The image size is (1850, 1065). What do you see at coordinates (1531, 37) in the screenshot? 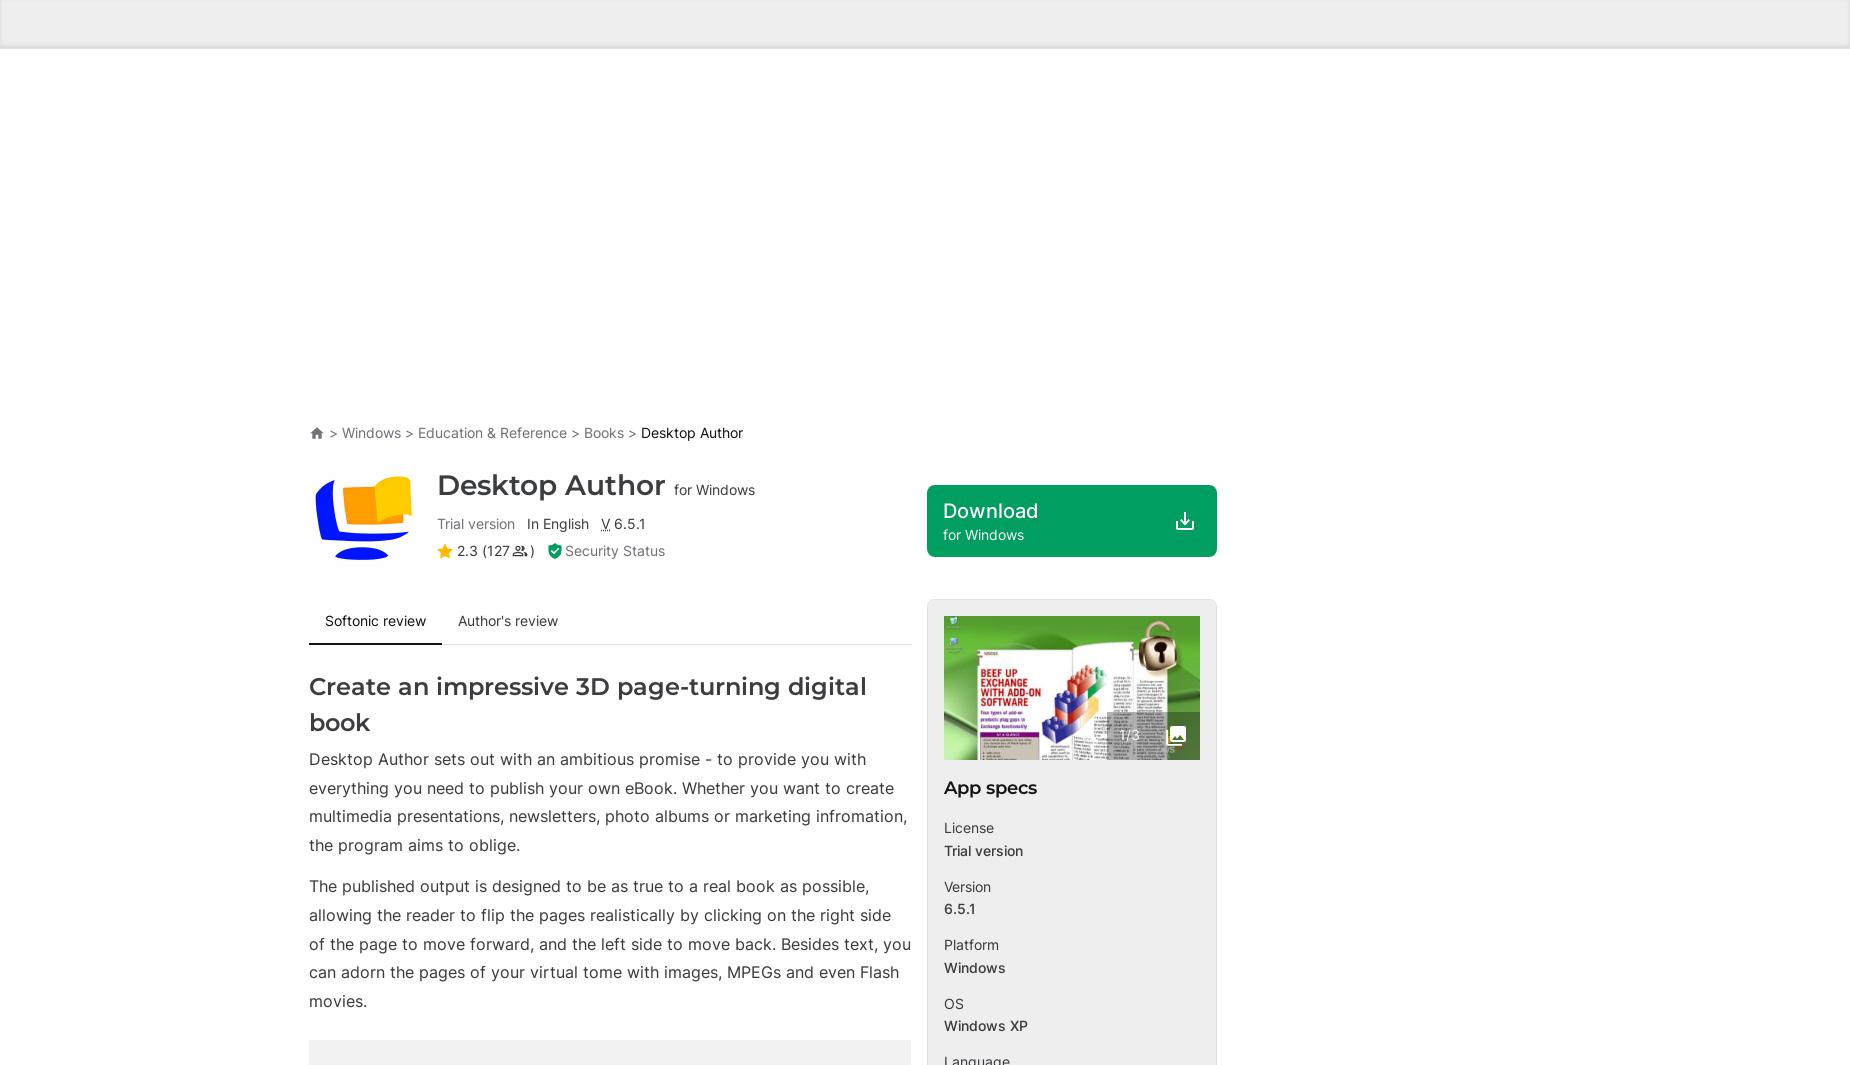
I see `'News'` at bounding box center [1531, 37].